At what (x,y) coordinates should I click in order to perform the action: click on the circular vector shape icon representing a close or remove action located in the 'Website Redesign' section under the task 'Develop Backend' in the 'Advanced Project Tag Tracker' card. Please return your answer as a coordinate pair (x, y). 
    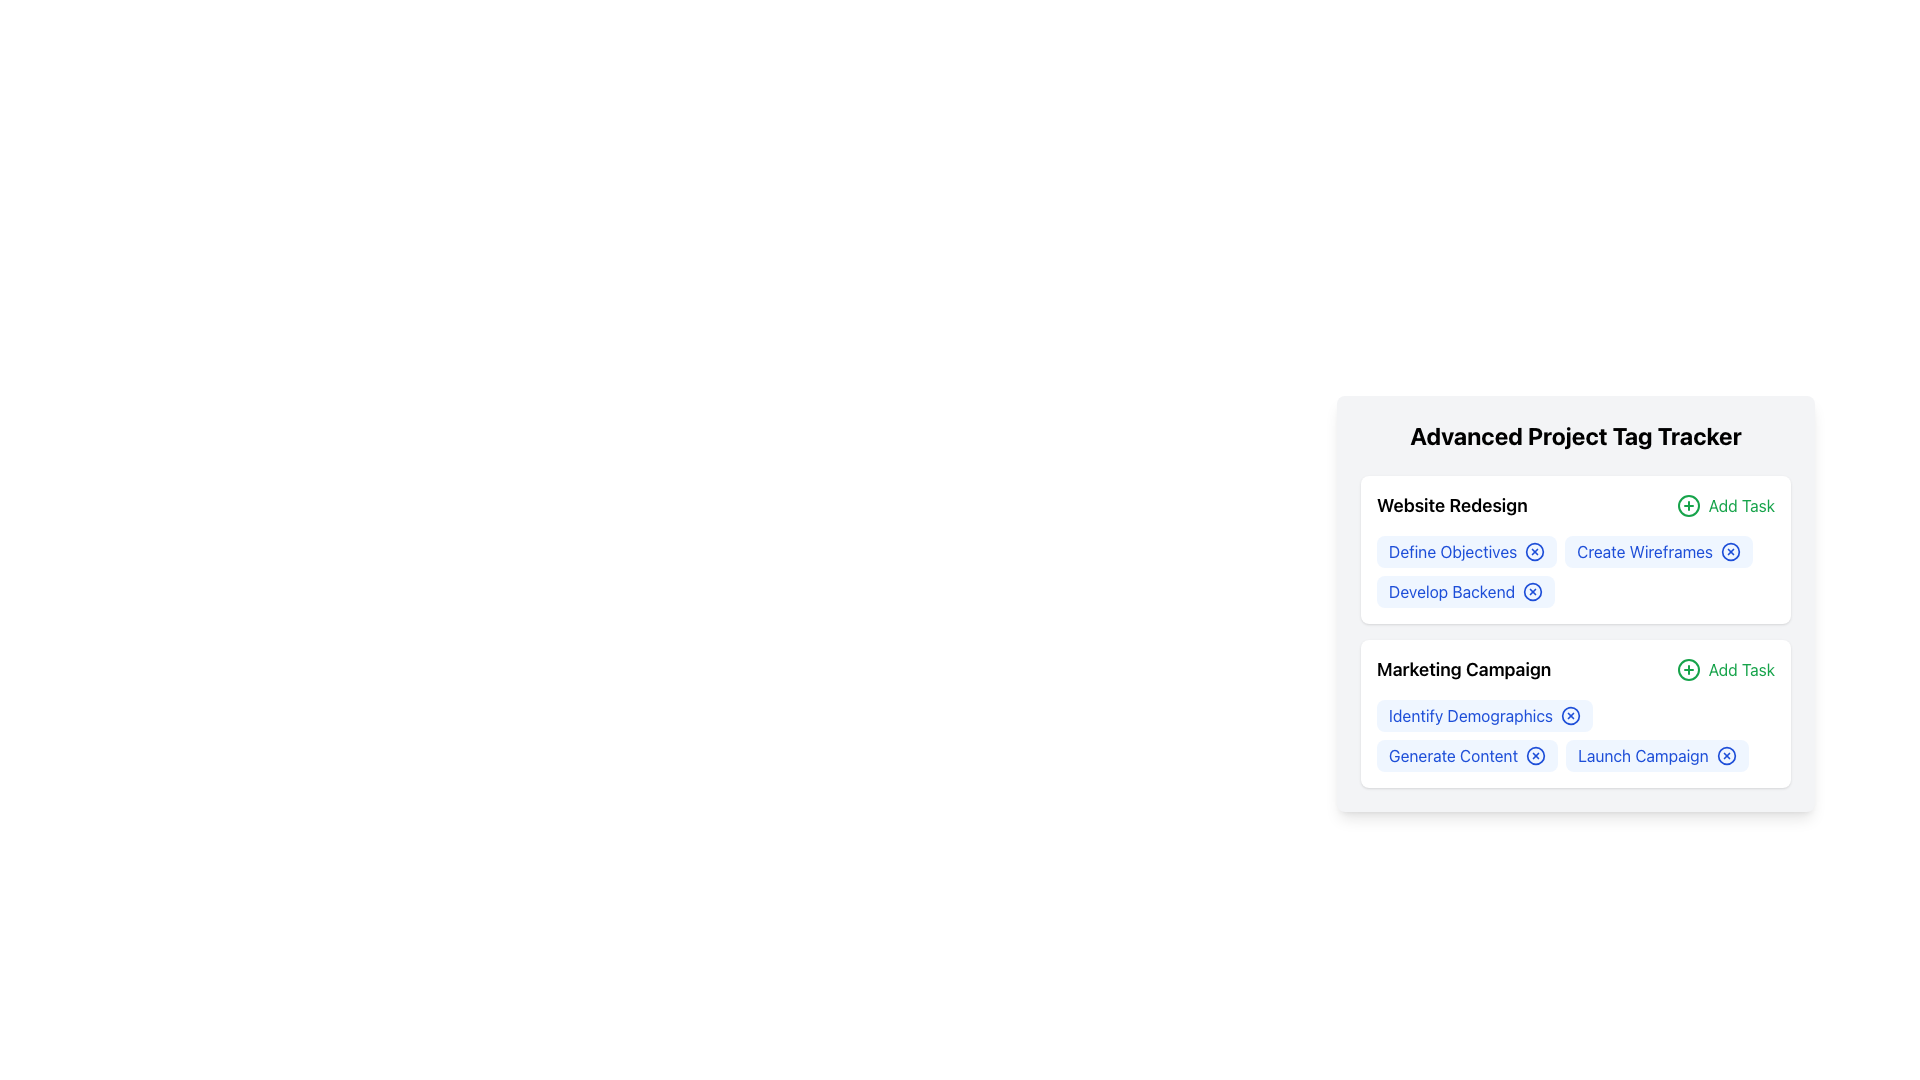
    Looking at the image, I should click on (1532, 590).